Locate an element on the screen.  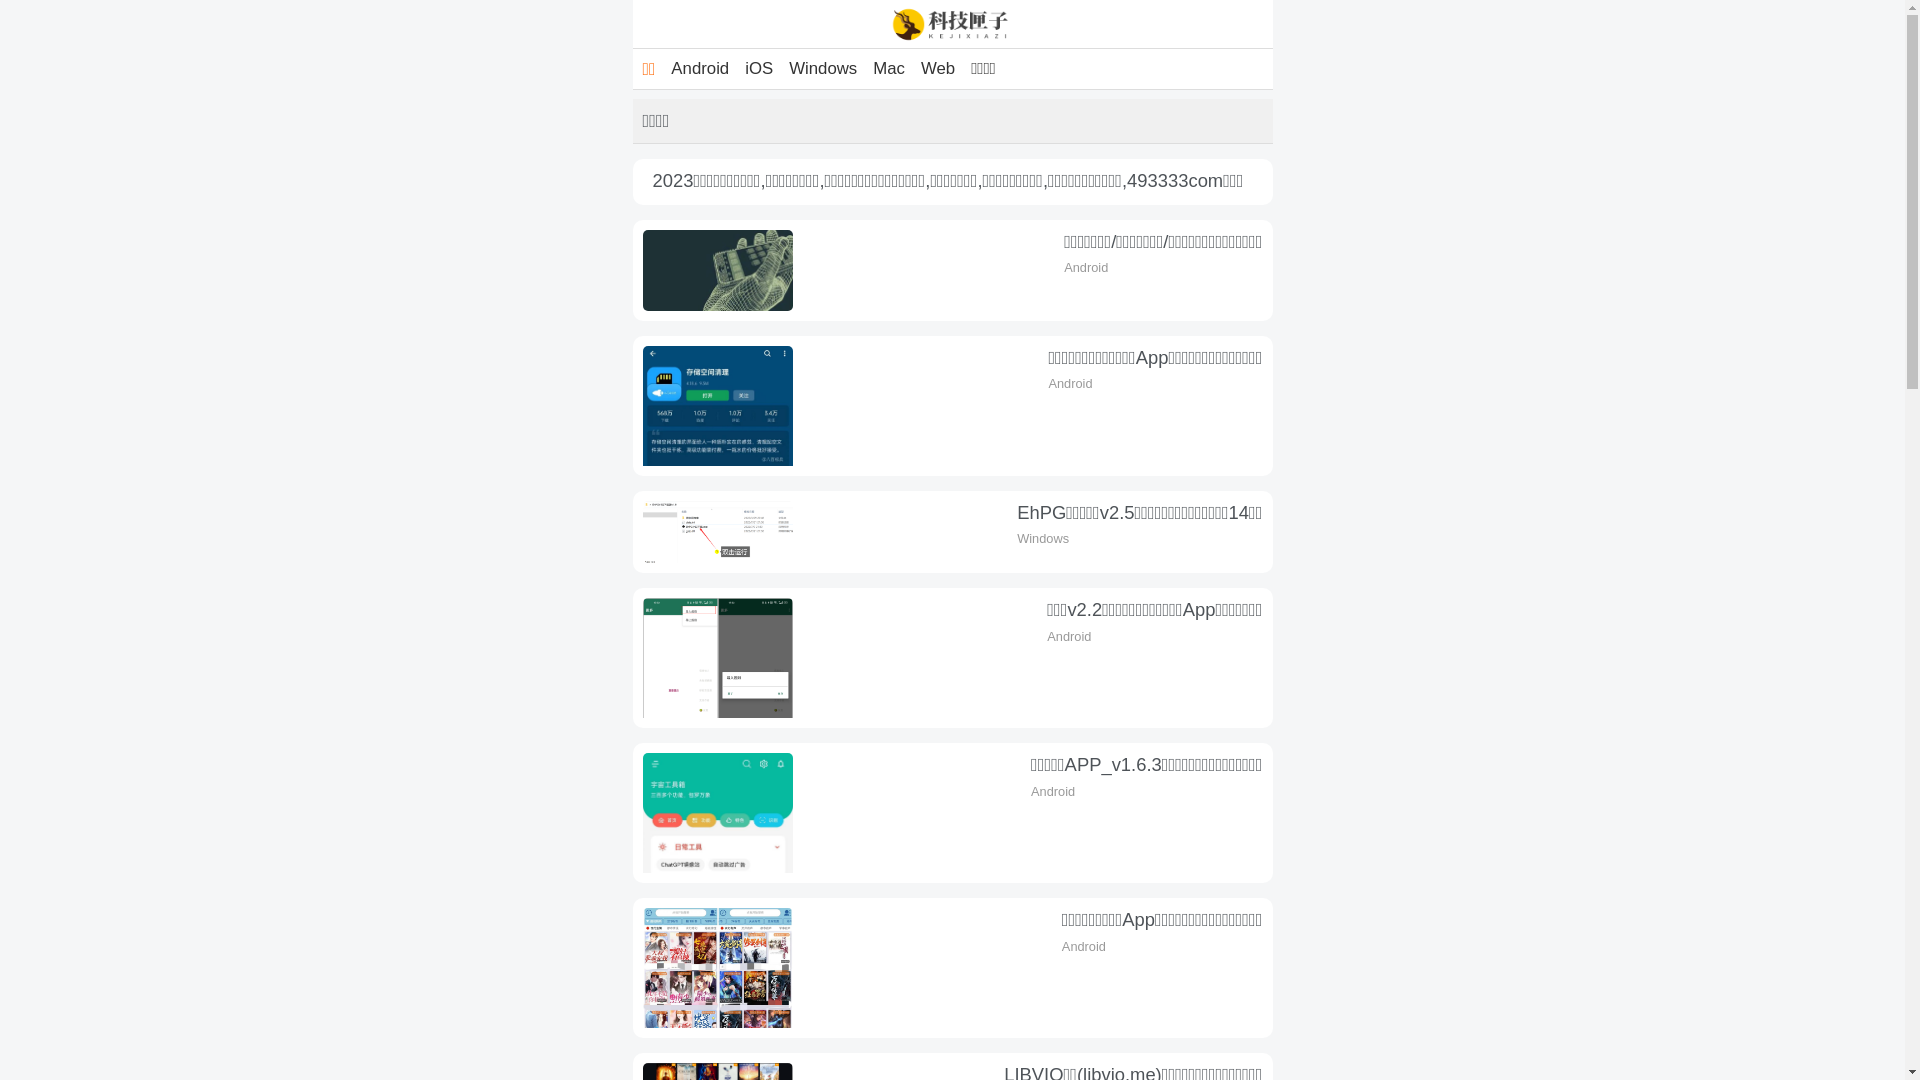
'Web' is located at coordinates (911, 68).